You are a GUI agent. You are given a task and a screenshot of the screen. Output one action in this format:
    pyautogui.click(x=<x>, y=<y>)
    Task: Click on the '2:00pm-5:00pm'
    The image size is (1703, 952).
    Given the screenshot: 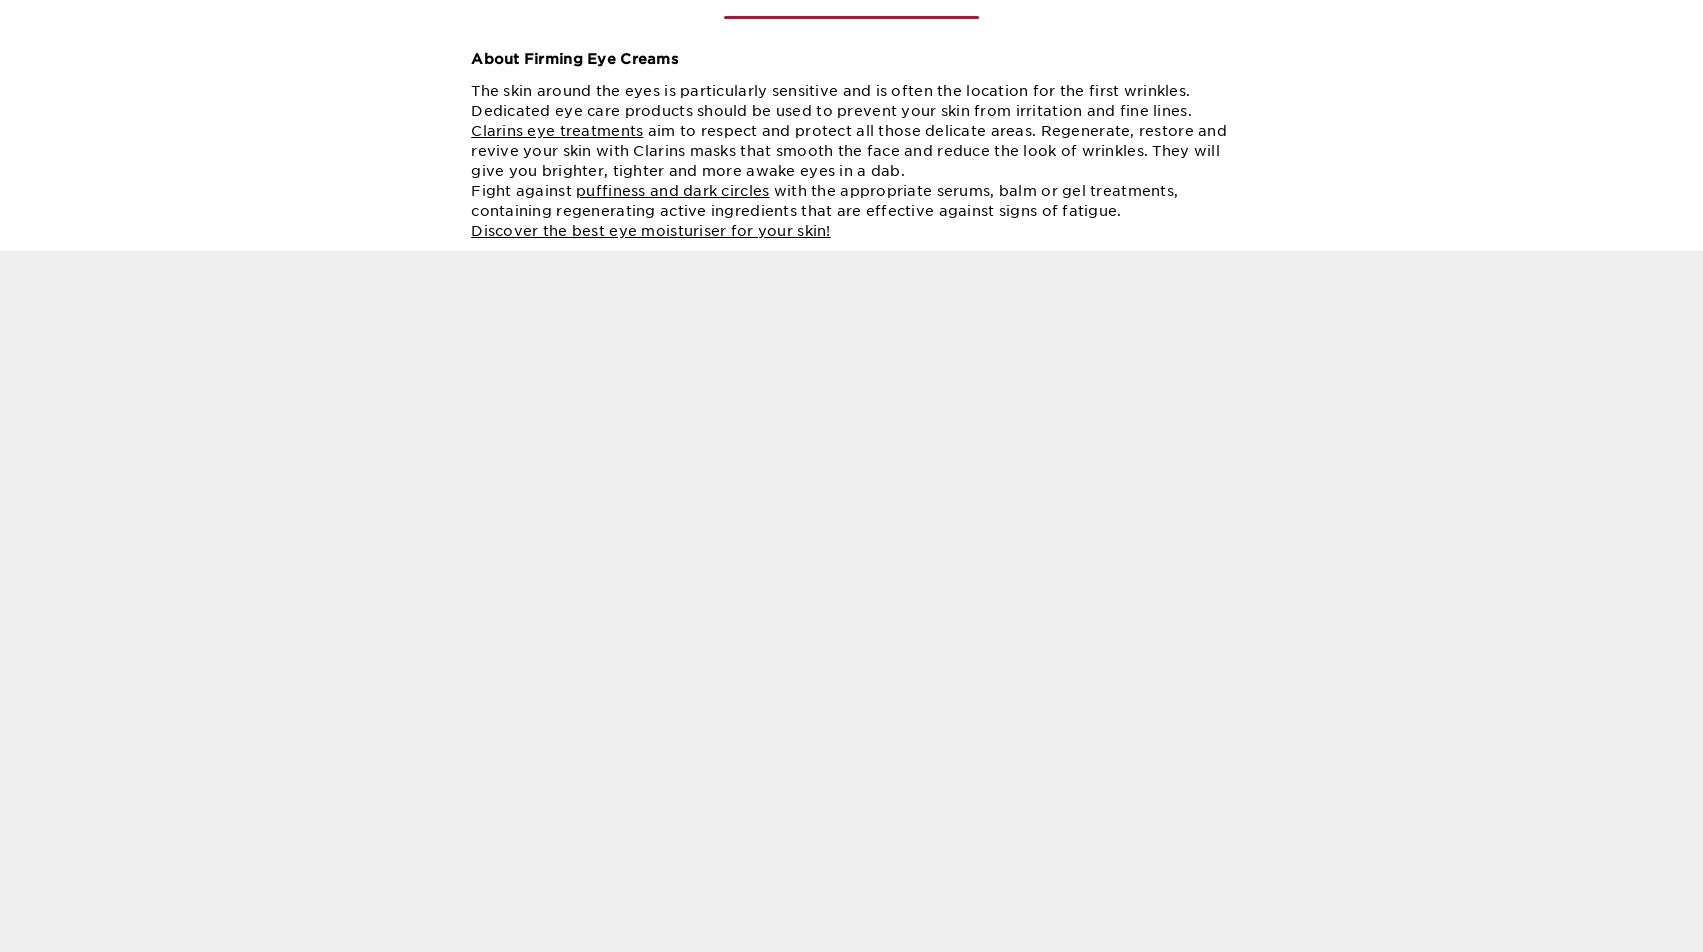 What is the action you would take?
    pyautogui.click(x=1143, y=466)
    